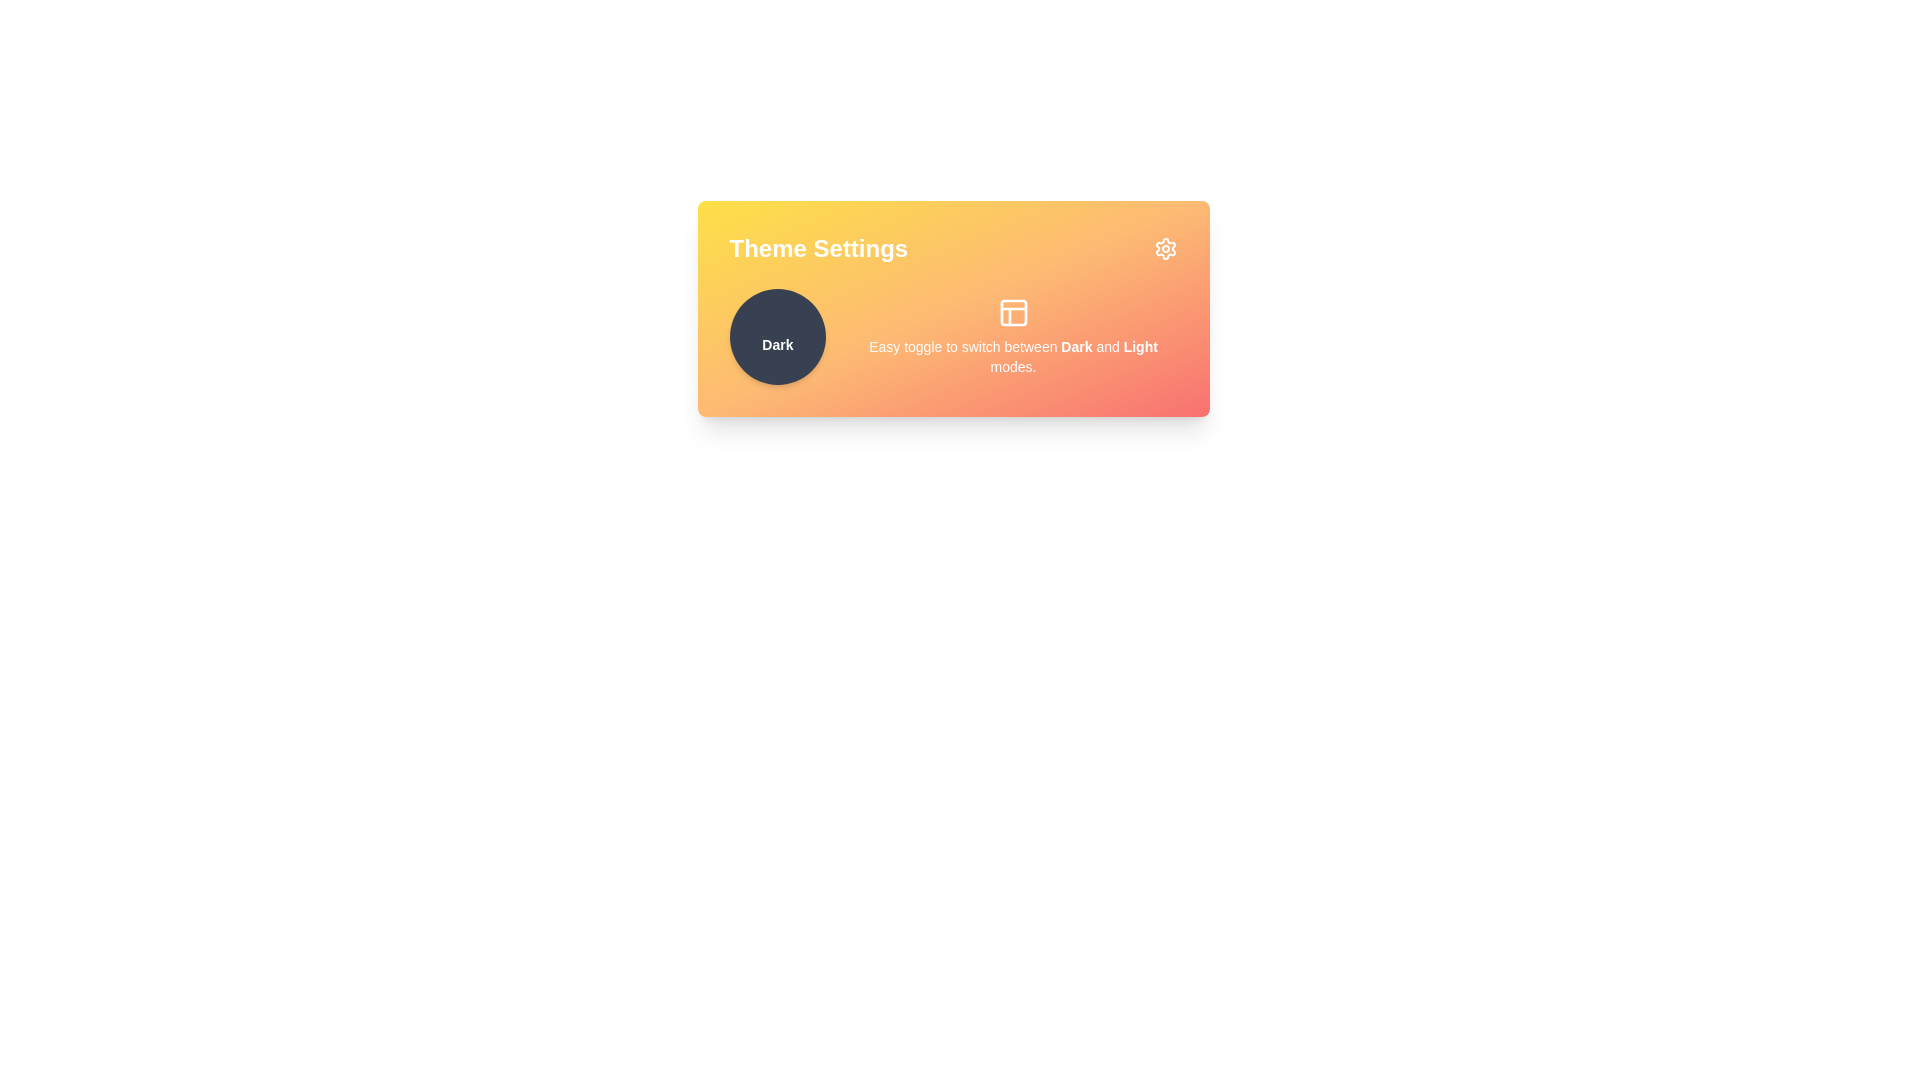  I want to click on the circular button to toggle the theme, so click(776, 335).